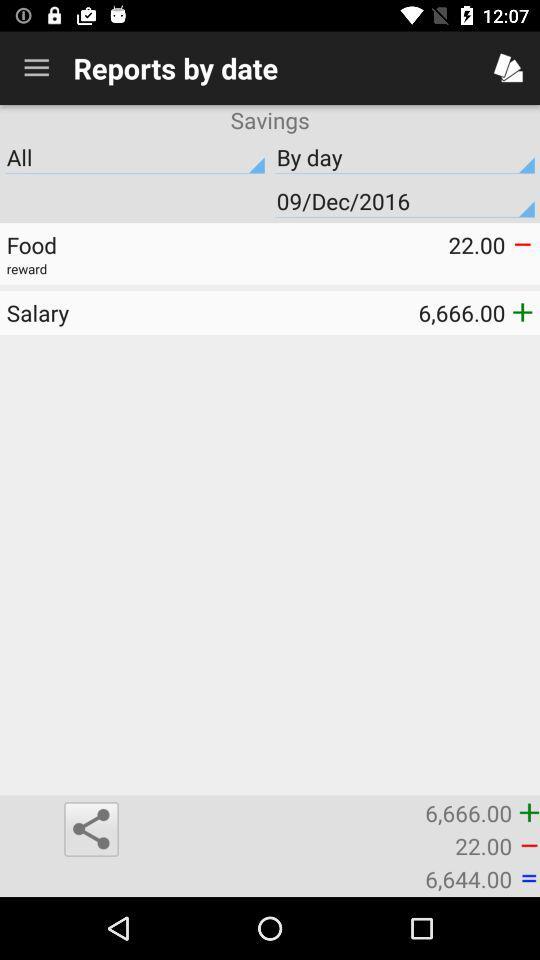 Image resolution: width=540 pixels, height=960 pixels. What do you see at coordinates (90, 829) in the screenshot?
I see `share the report` at bounding box center [90, 829].